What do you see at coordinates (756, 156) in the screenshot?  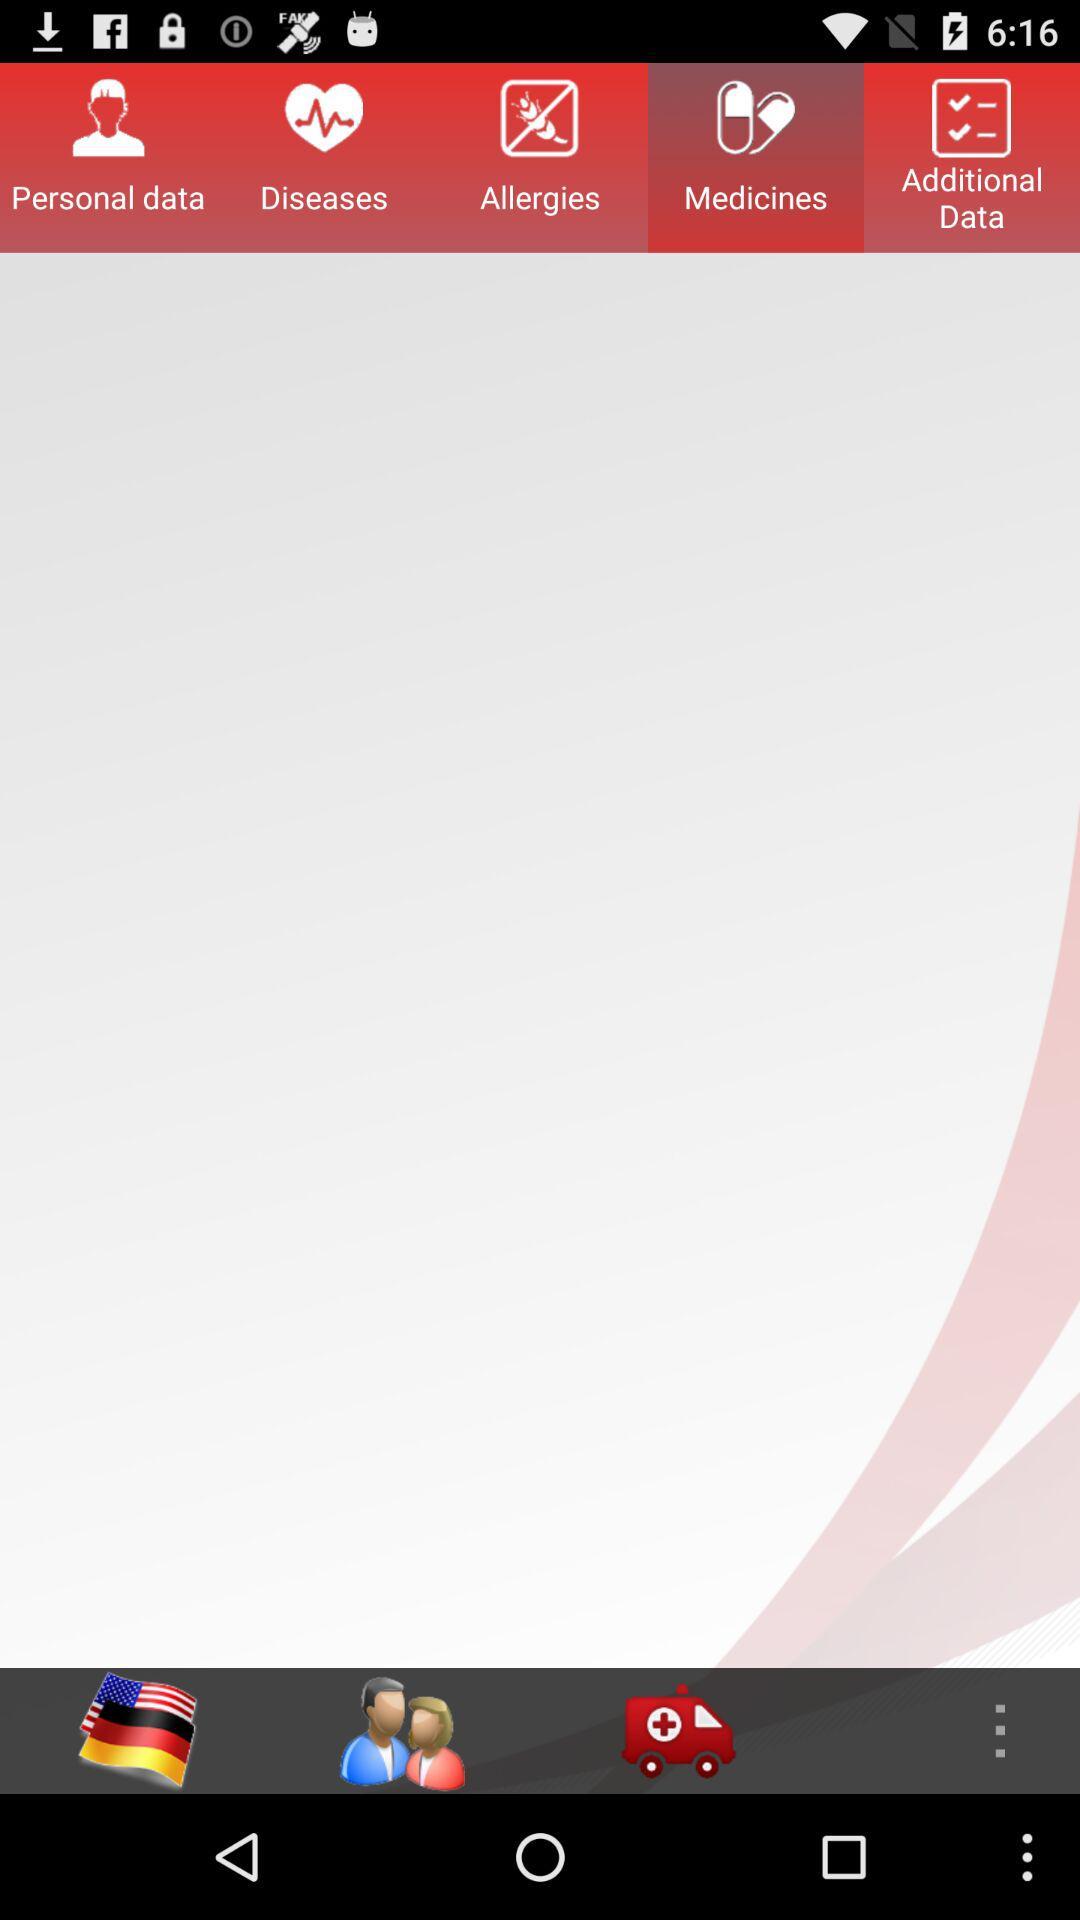 I see `the button next to the additional data icon` at bounding box center [756, 156].